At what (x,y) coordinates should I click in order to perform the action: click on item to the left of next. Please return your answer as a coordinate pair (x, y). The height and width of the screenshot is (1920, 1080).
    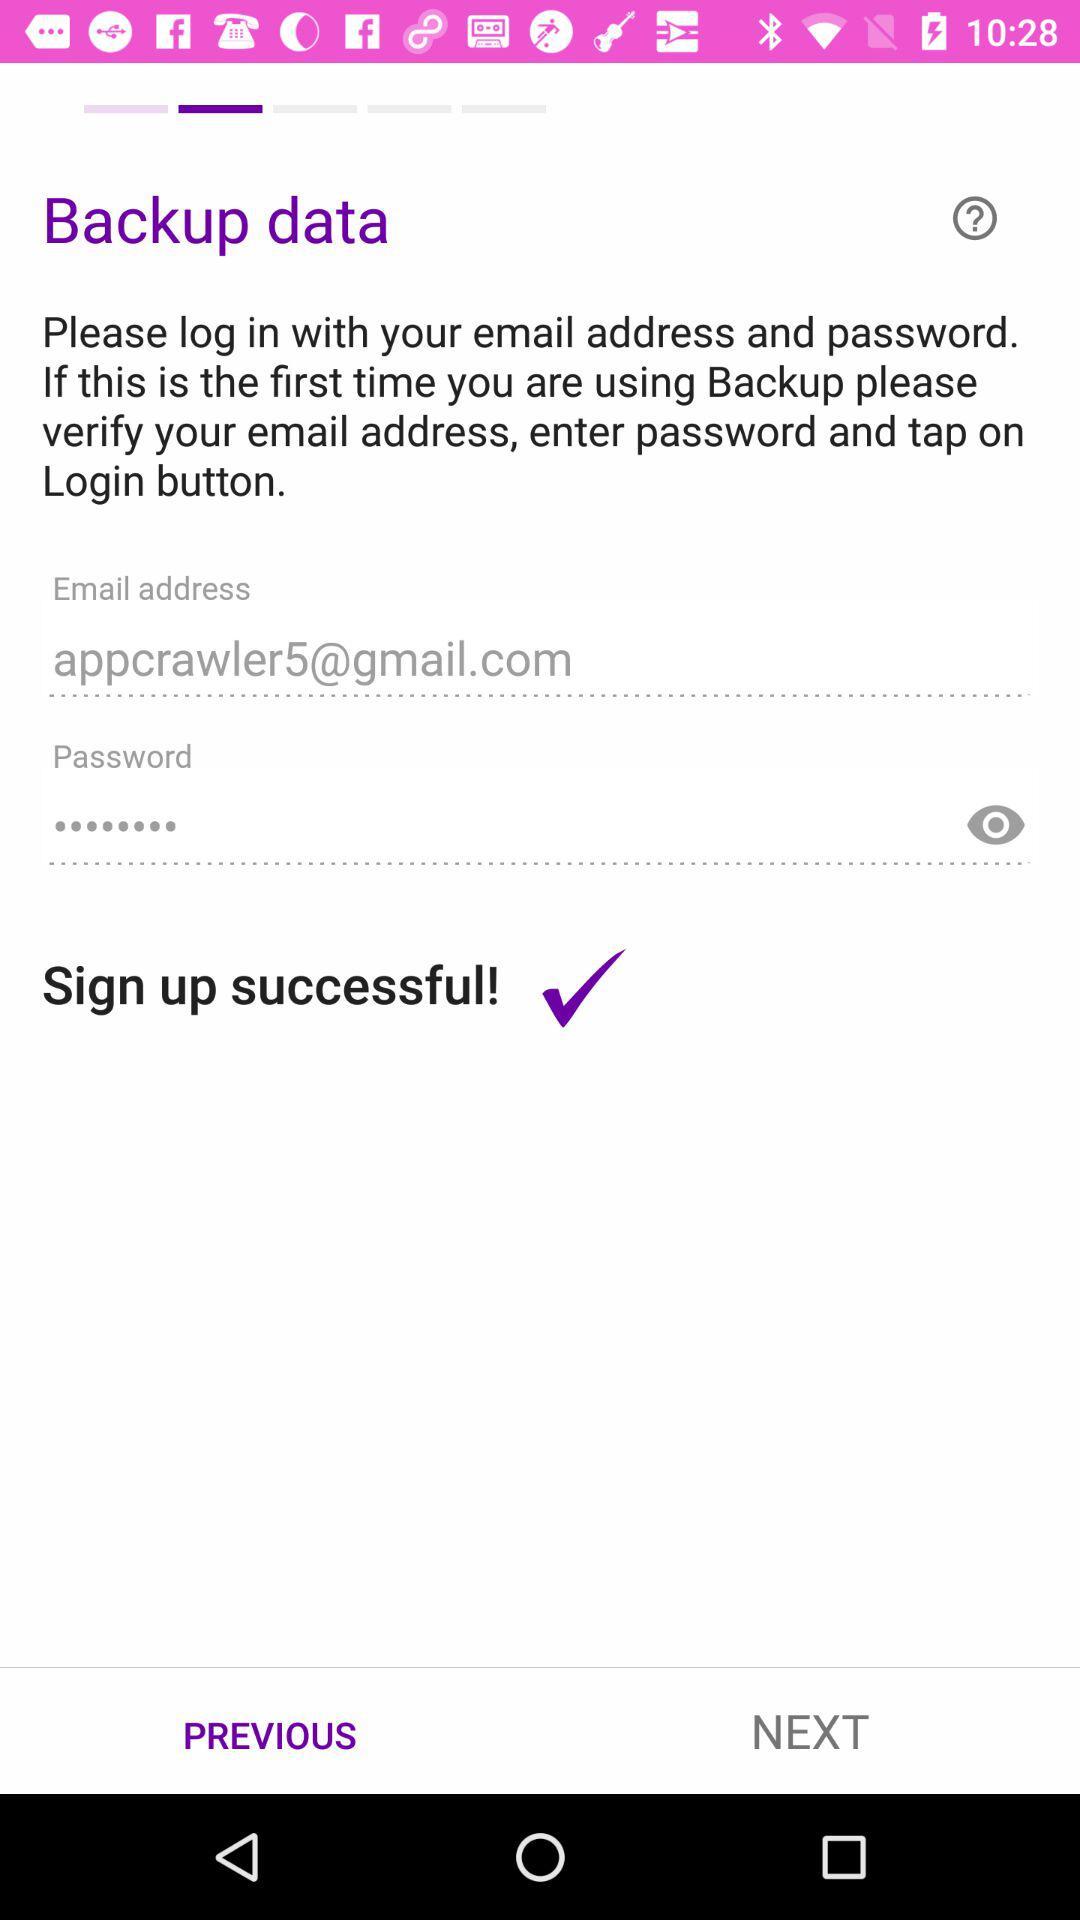
    Looking at the image, I should click on (270, 1731).